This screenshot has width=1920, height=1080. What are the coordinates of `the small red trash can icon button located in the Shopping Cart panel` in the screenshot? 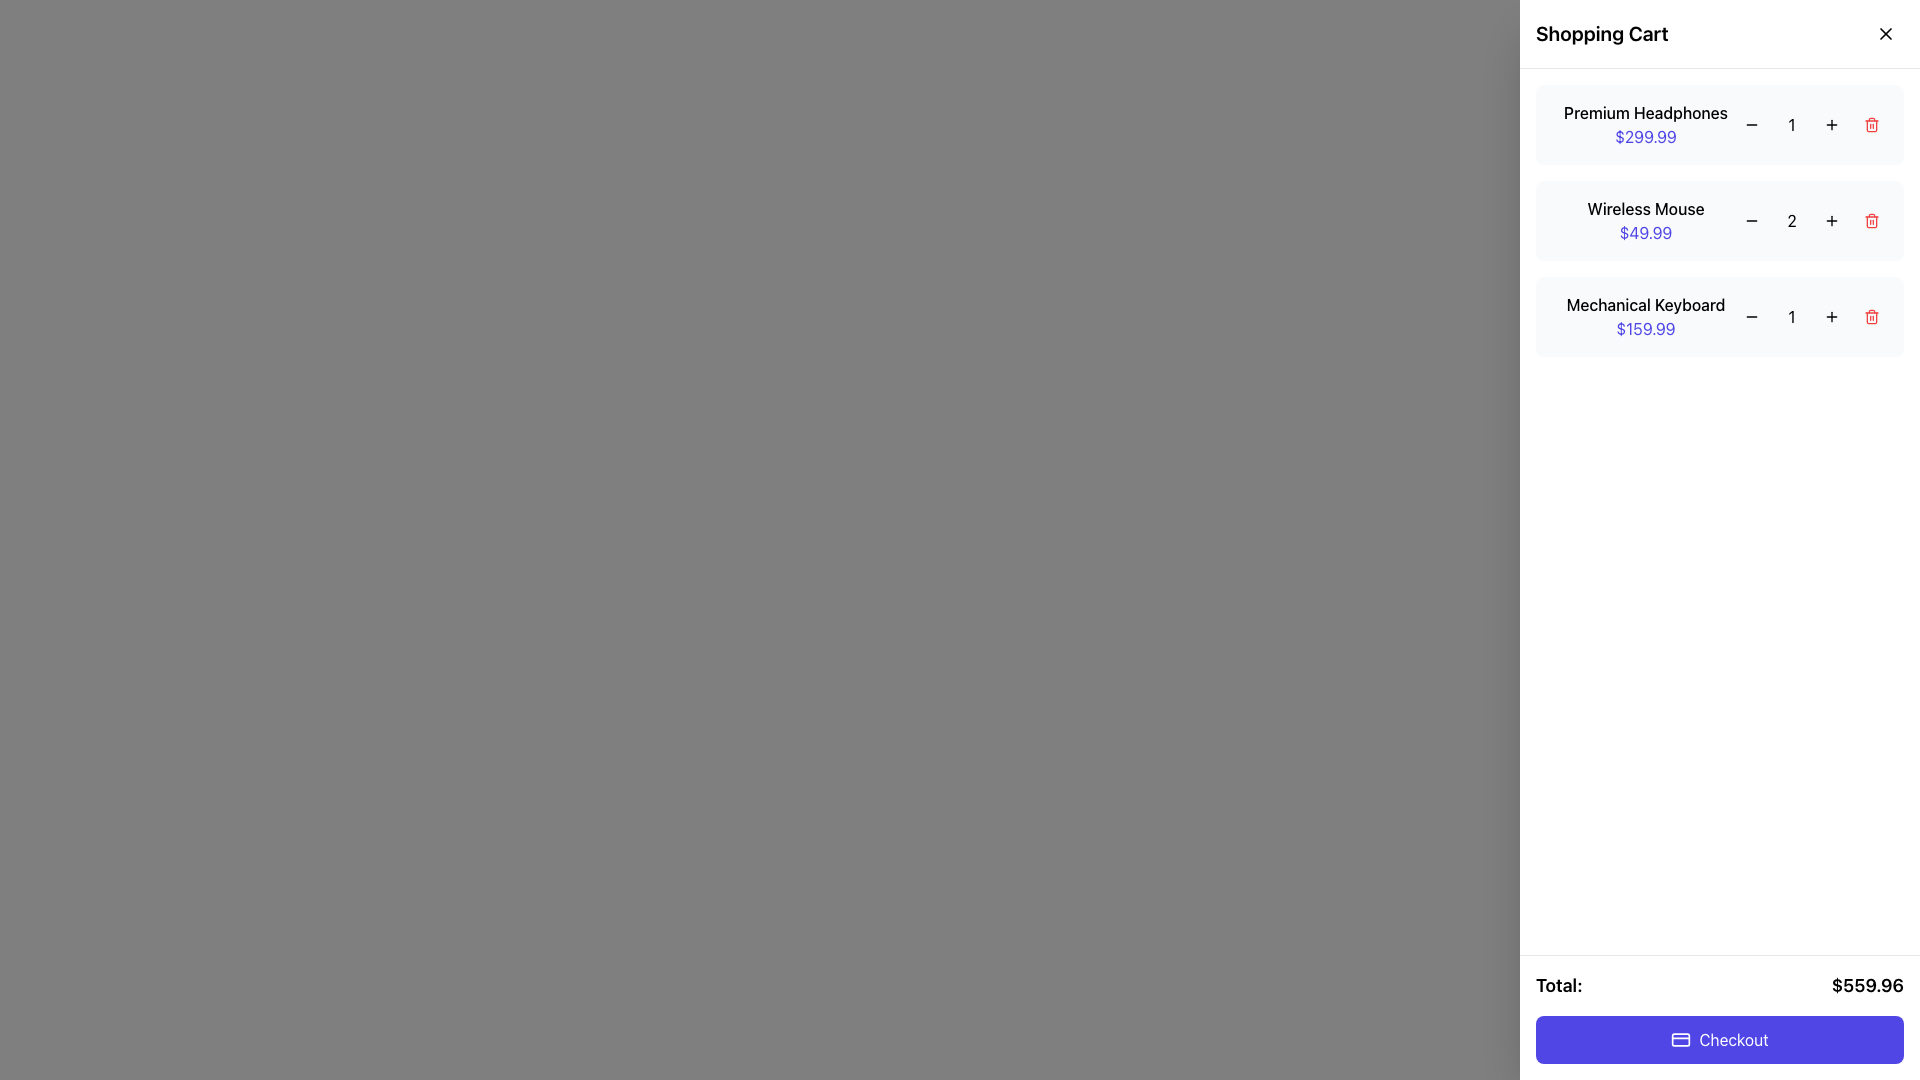 It's located at (1871, 124).